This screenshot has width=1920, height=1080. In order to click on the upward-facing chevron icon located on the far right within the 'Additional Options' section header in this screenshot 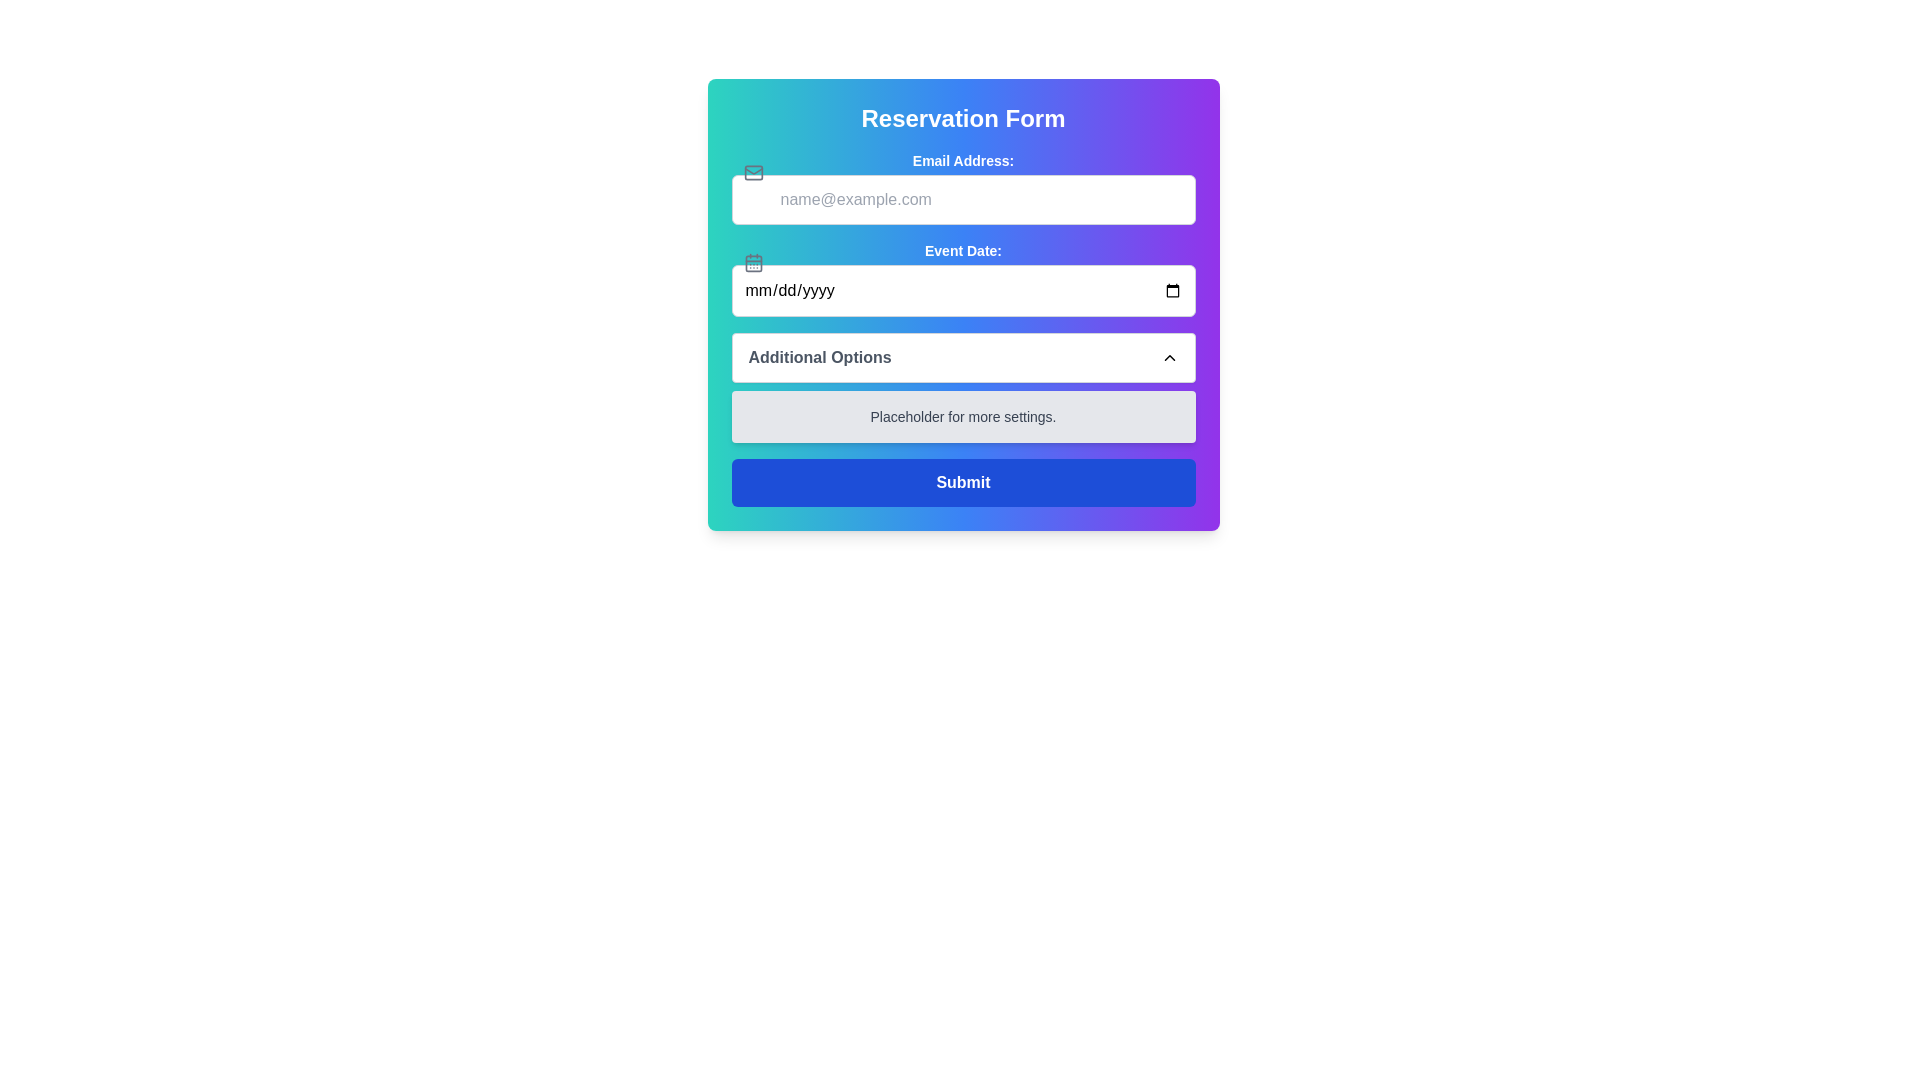, I will do `click(1169, 357)`.